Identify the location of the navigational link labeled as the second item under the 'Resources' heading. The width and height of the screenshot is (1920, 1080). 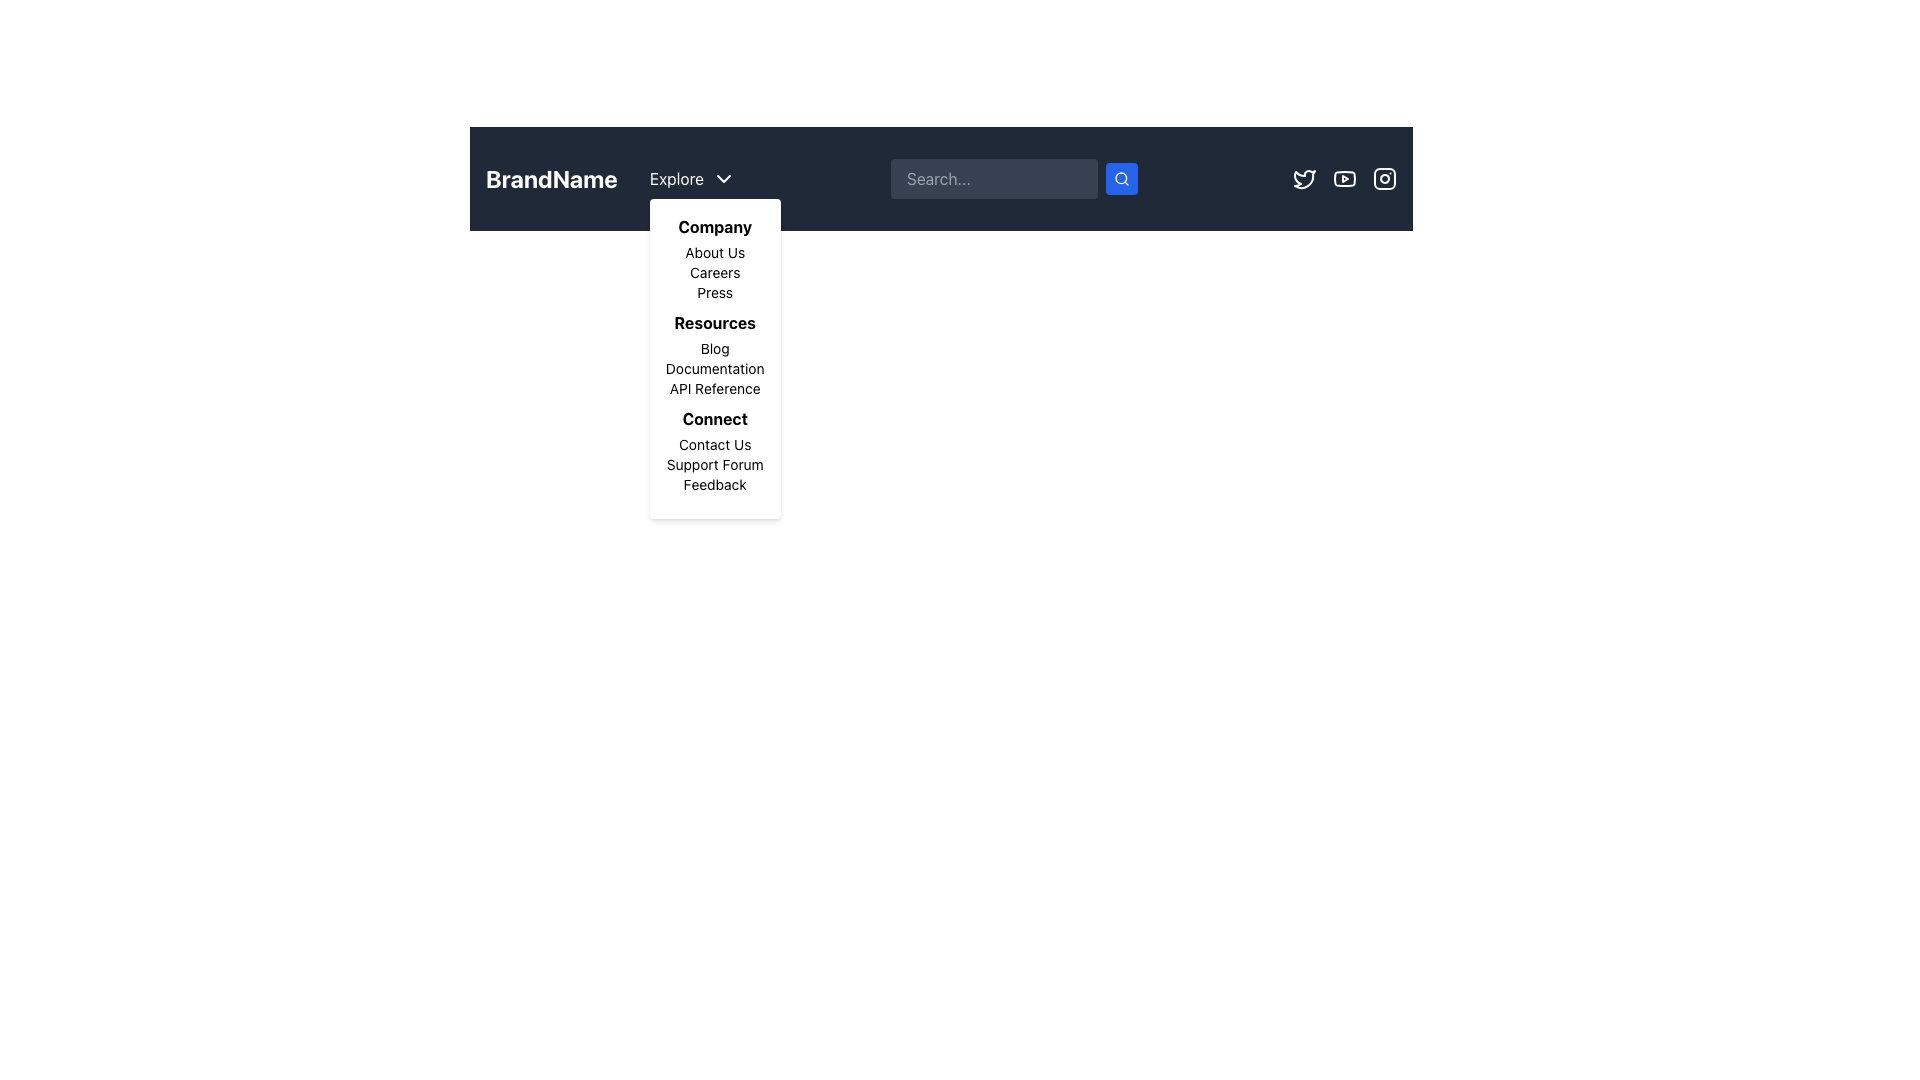
(715, 369).